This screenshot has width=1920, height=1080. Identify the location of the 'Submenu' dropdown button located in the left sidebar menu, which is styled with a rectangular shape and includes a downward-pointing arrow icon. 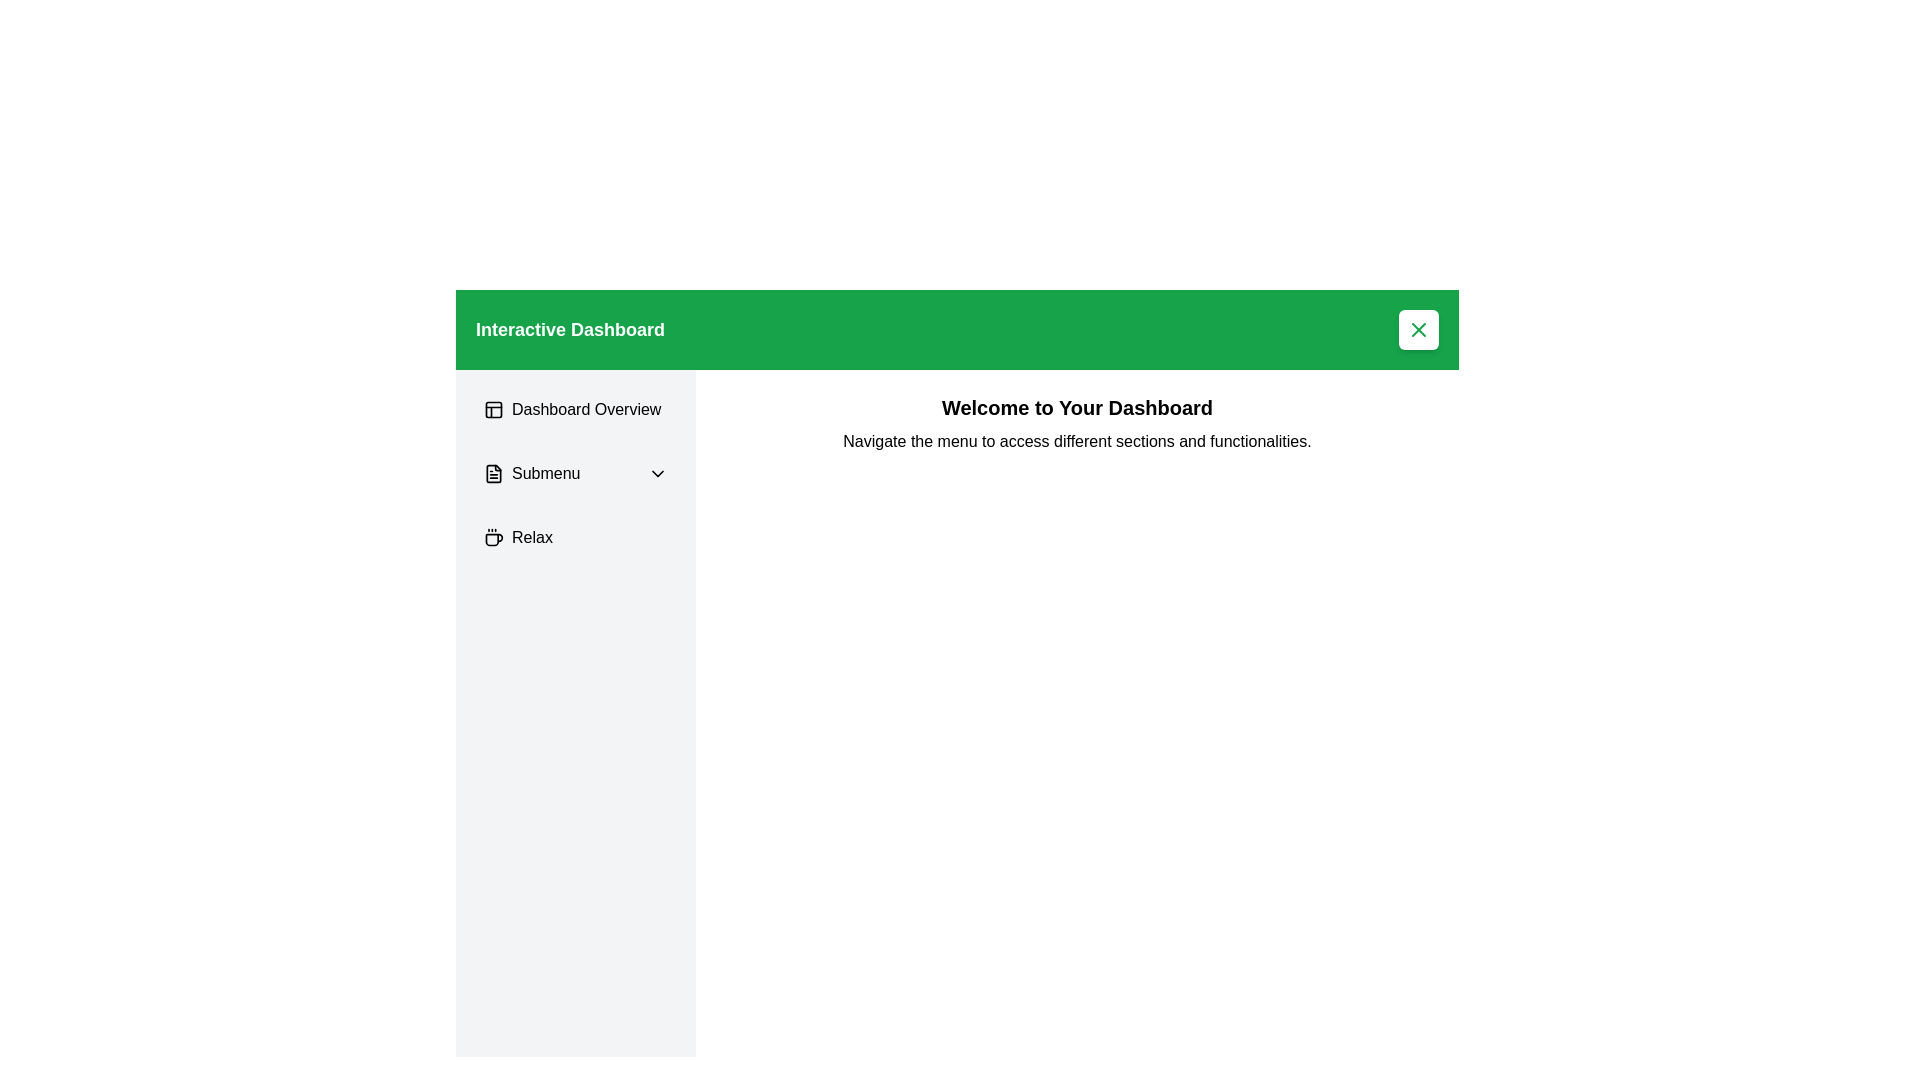
(575, 474).